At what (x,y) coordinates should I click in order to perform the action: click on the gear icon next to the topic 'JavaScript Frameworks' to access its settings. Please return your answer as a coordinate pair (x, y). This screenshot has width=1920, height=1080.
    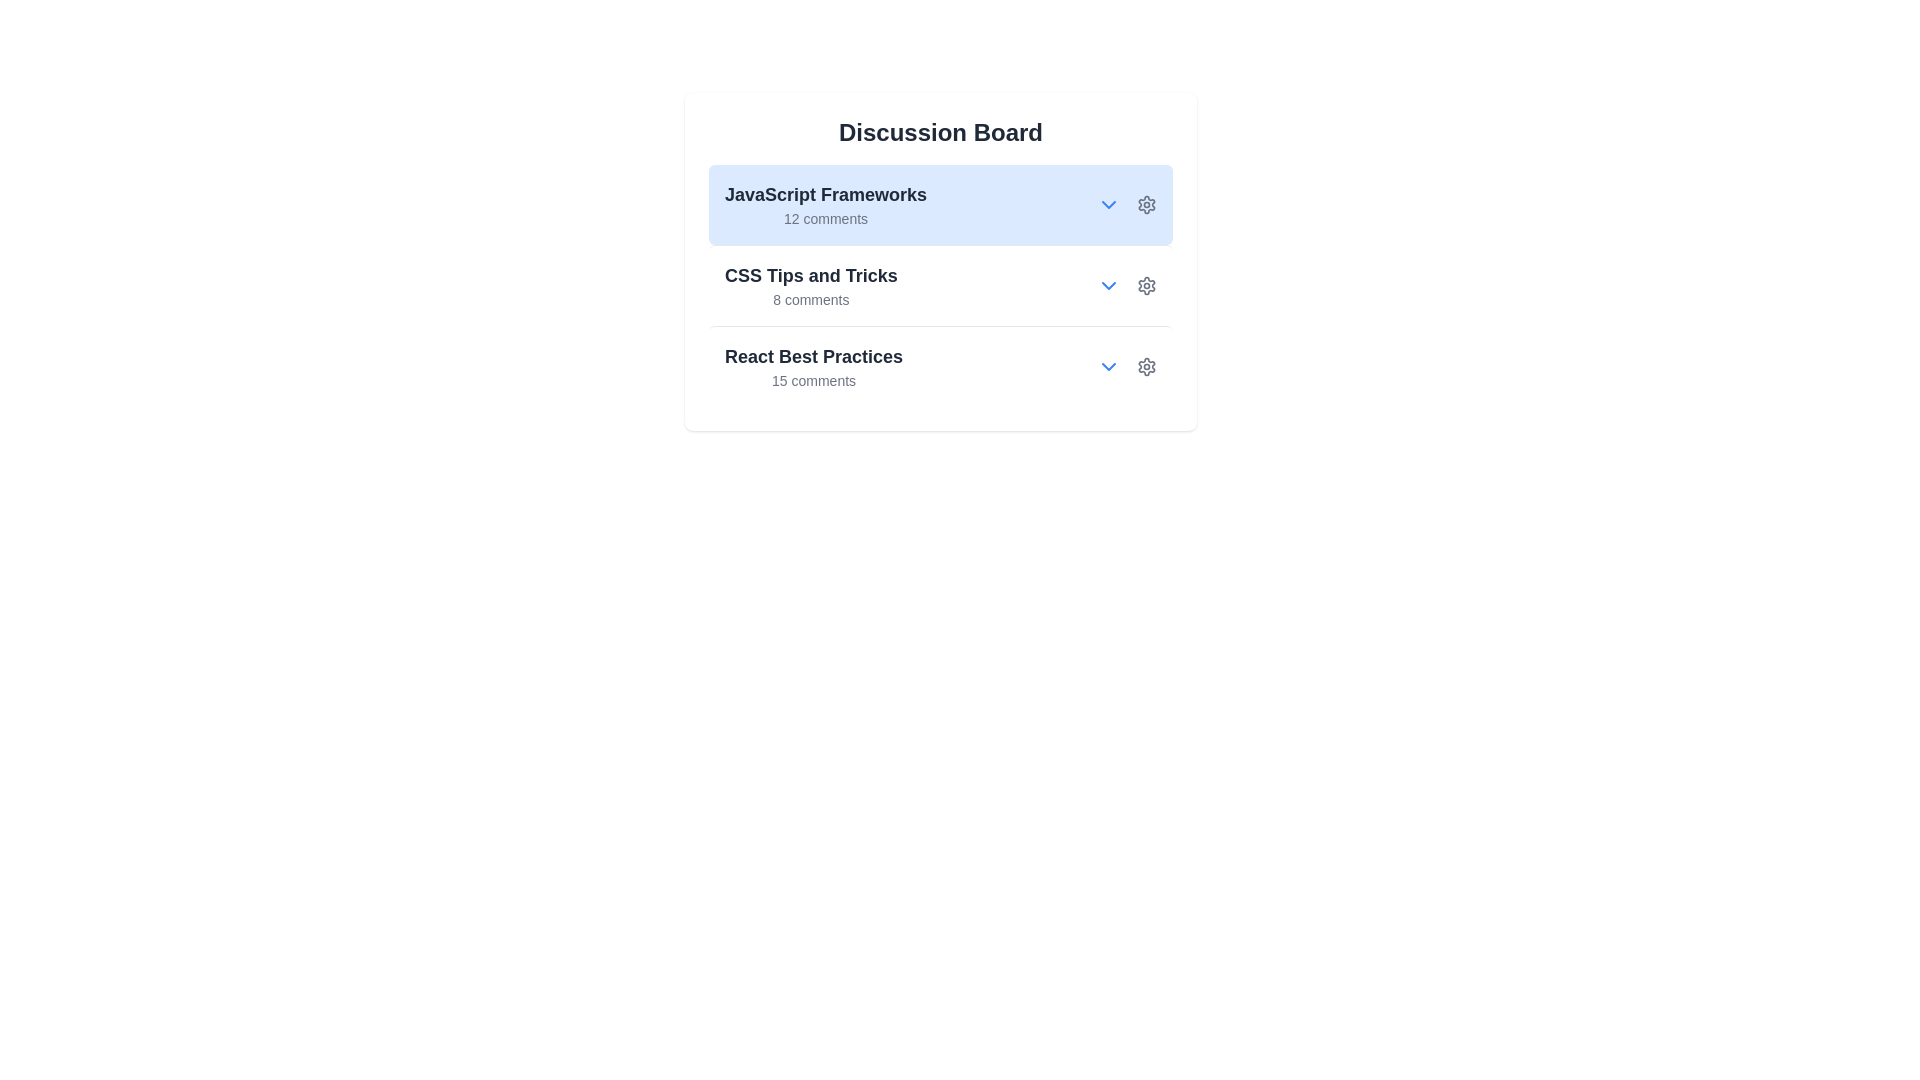
    Looking at the image, I should click on (1147, 204).